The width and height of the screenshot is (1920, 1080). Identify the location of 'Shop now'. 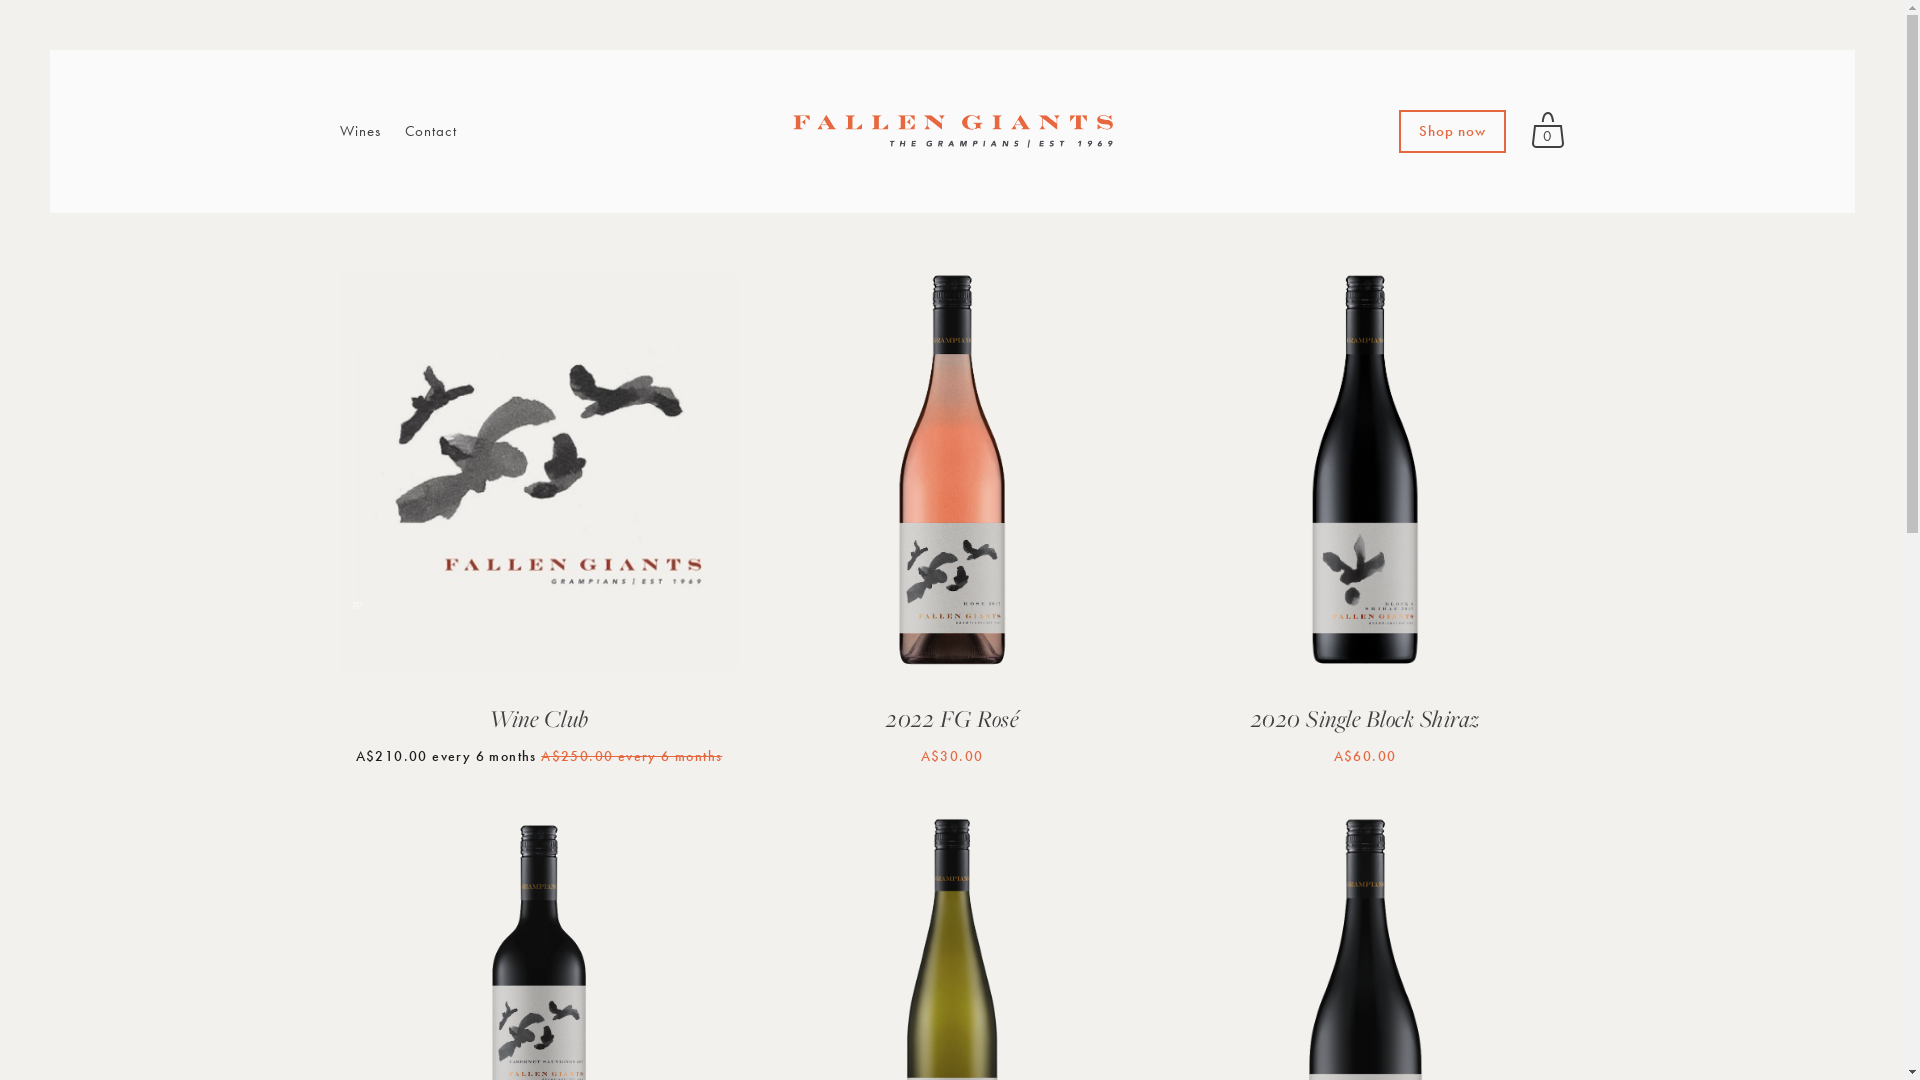
(1452, 131).